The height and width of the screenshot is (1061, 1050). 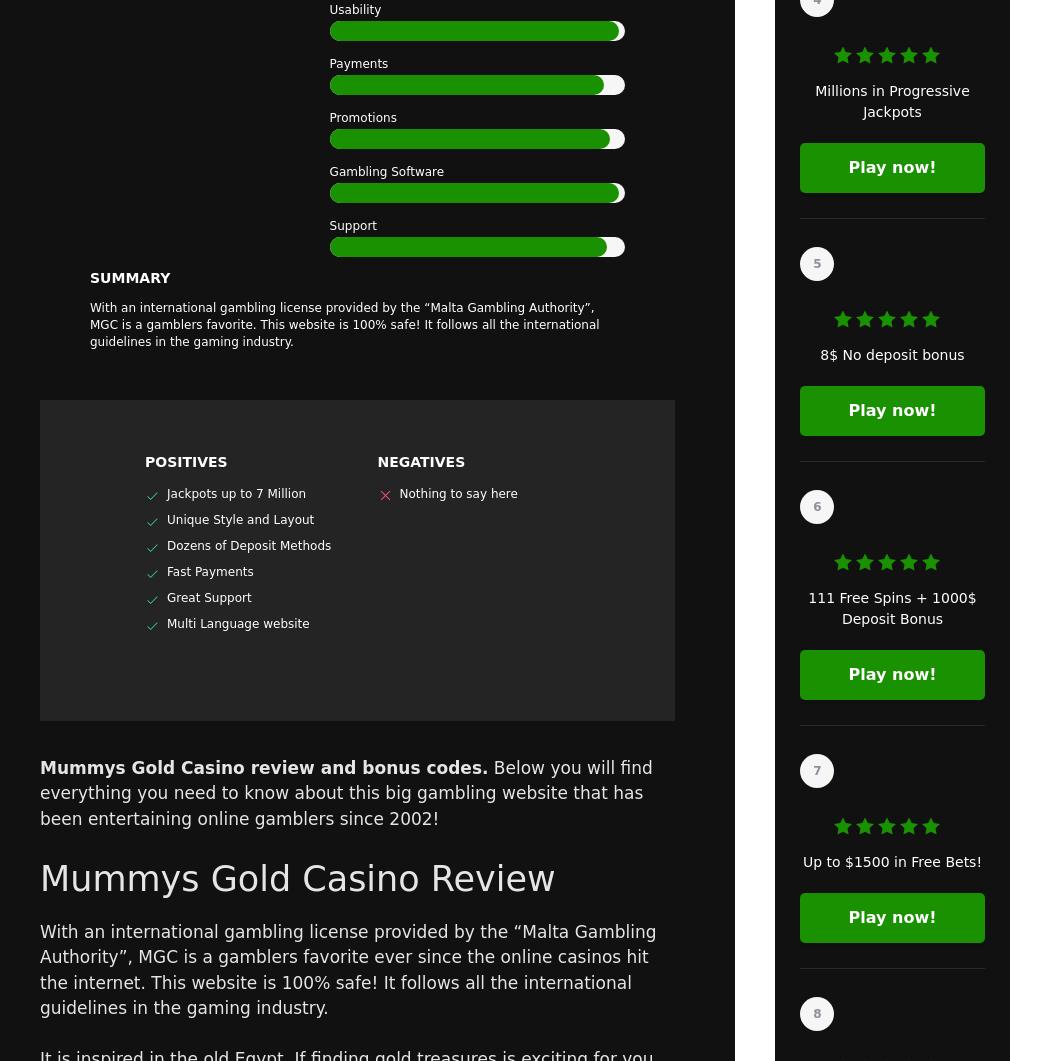 I want to click on 'Payments', so click(x=357, y=63).